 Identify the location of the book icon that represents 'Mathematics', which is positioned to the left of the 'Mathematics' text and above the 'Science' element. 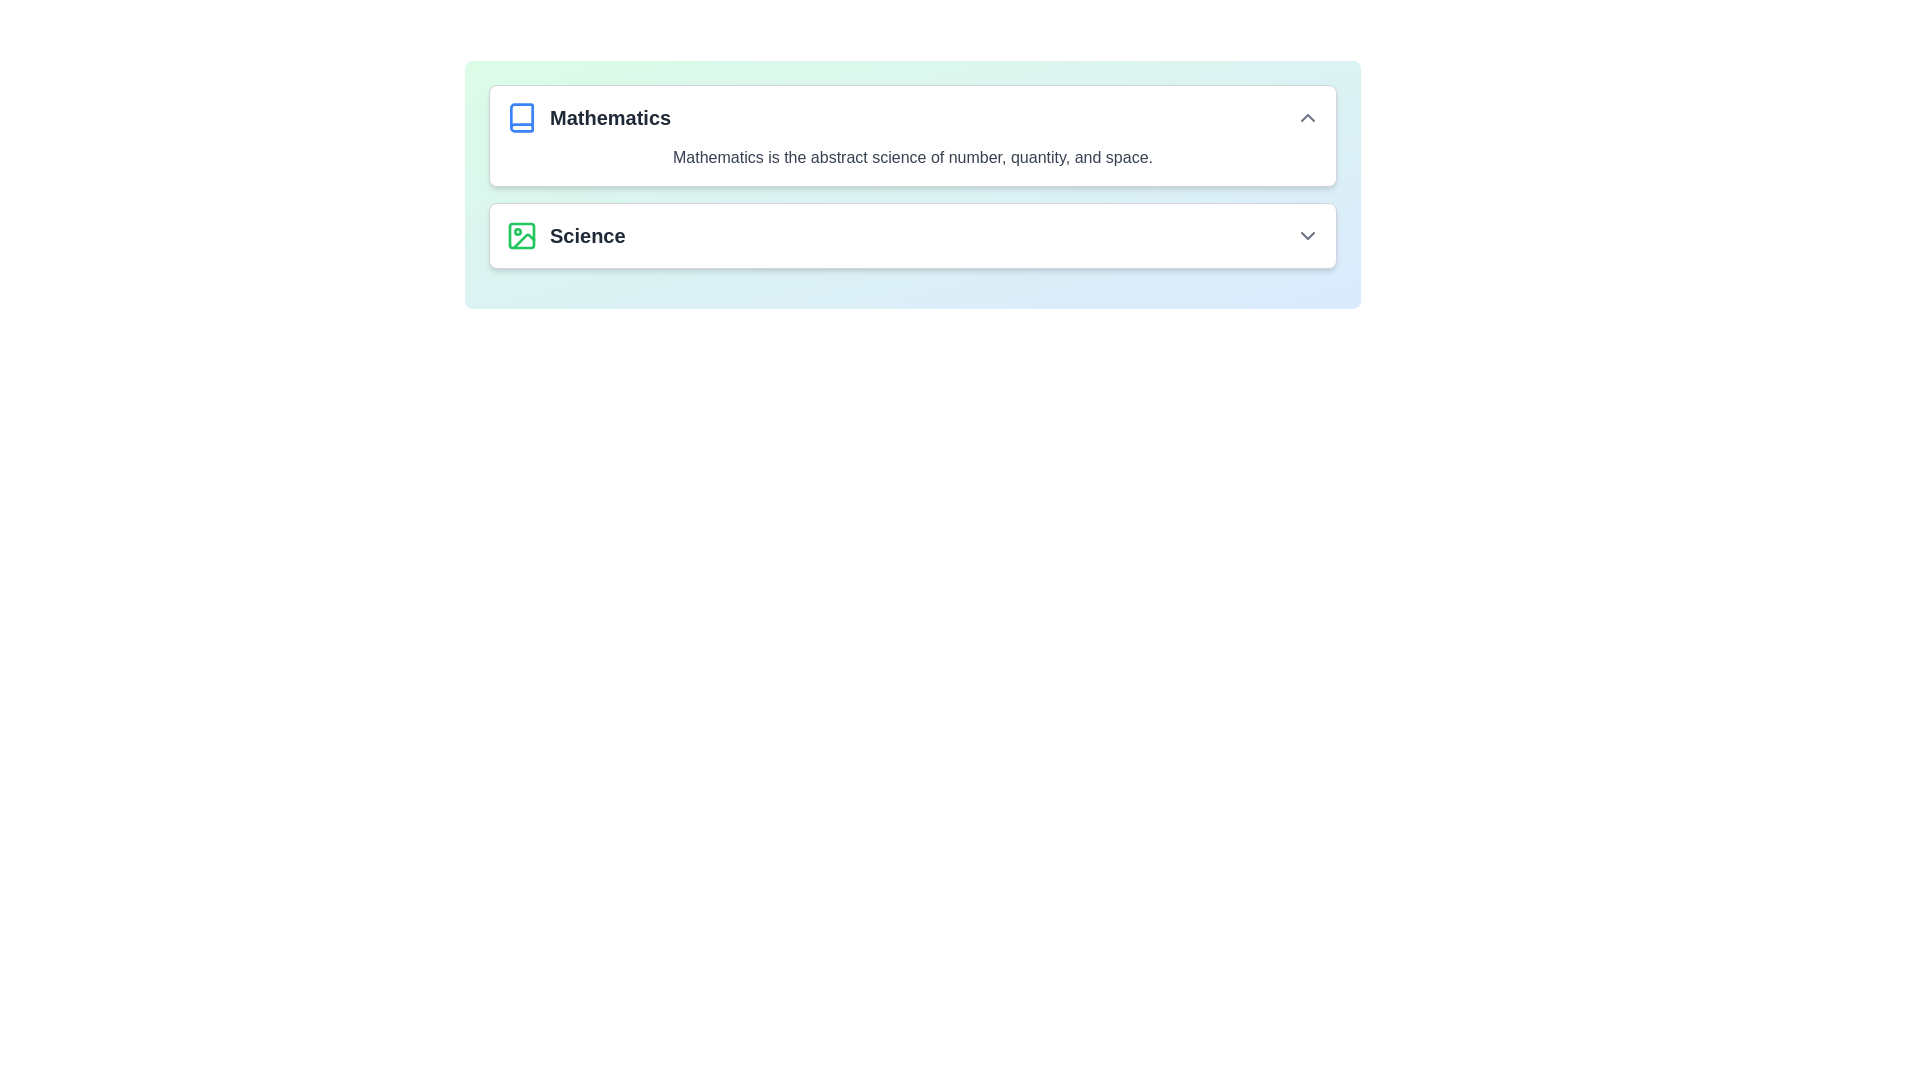
(522, 118).